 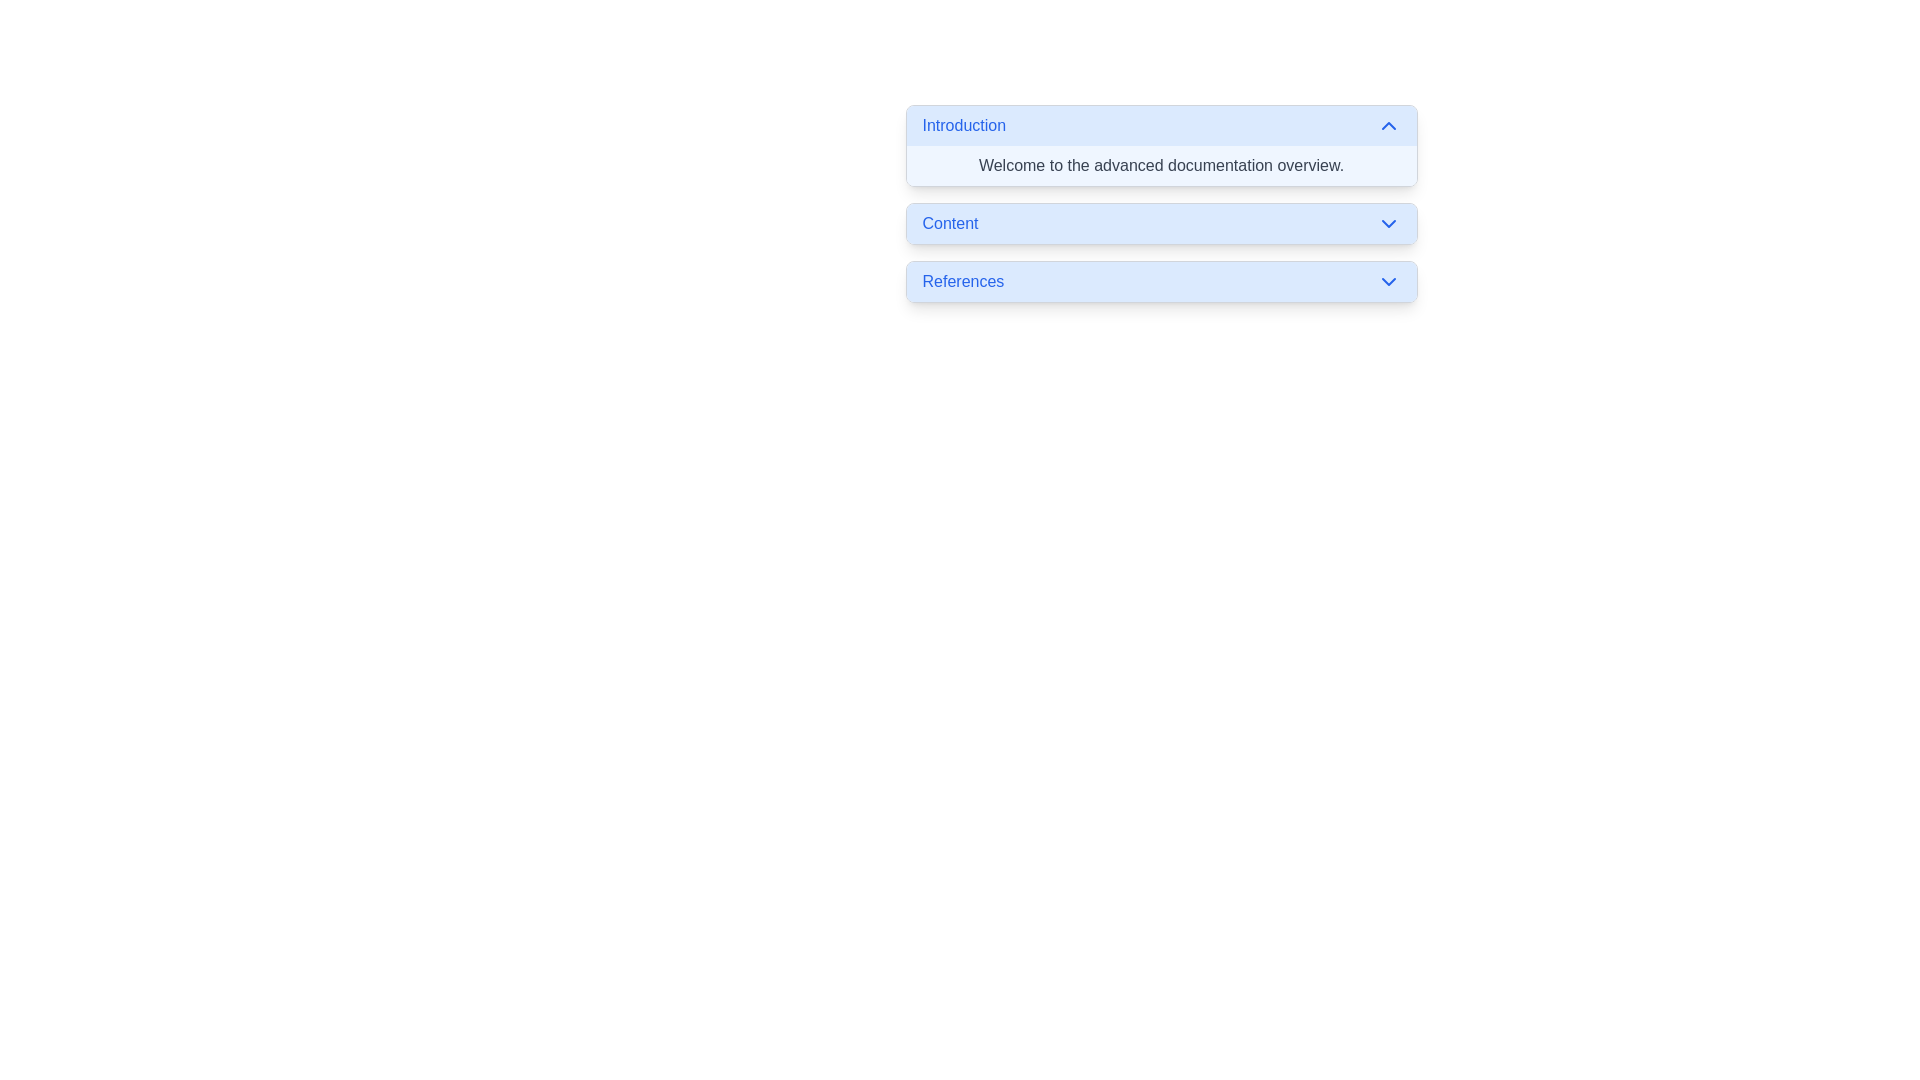 What do you see at coordinates (1161, 164) in the screenshot?
I see `the static text block that displays the phrase 'Welcome to the advanced documentation overview.' with a light blue background and dark gray text, located under the 'Introduction' section in the collapsible menu` at bounding box center [1161, 164].